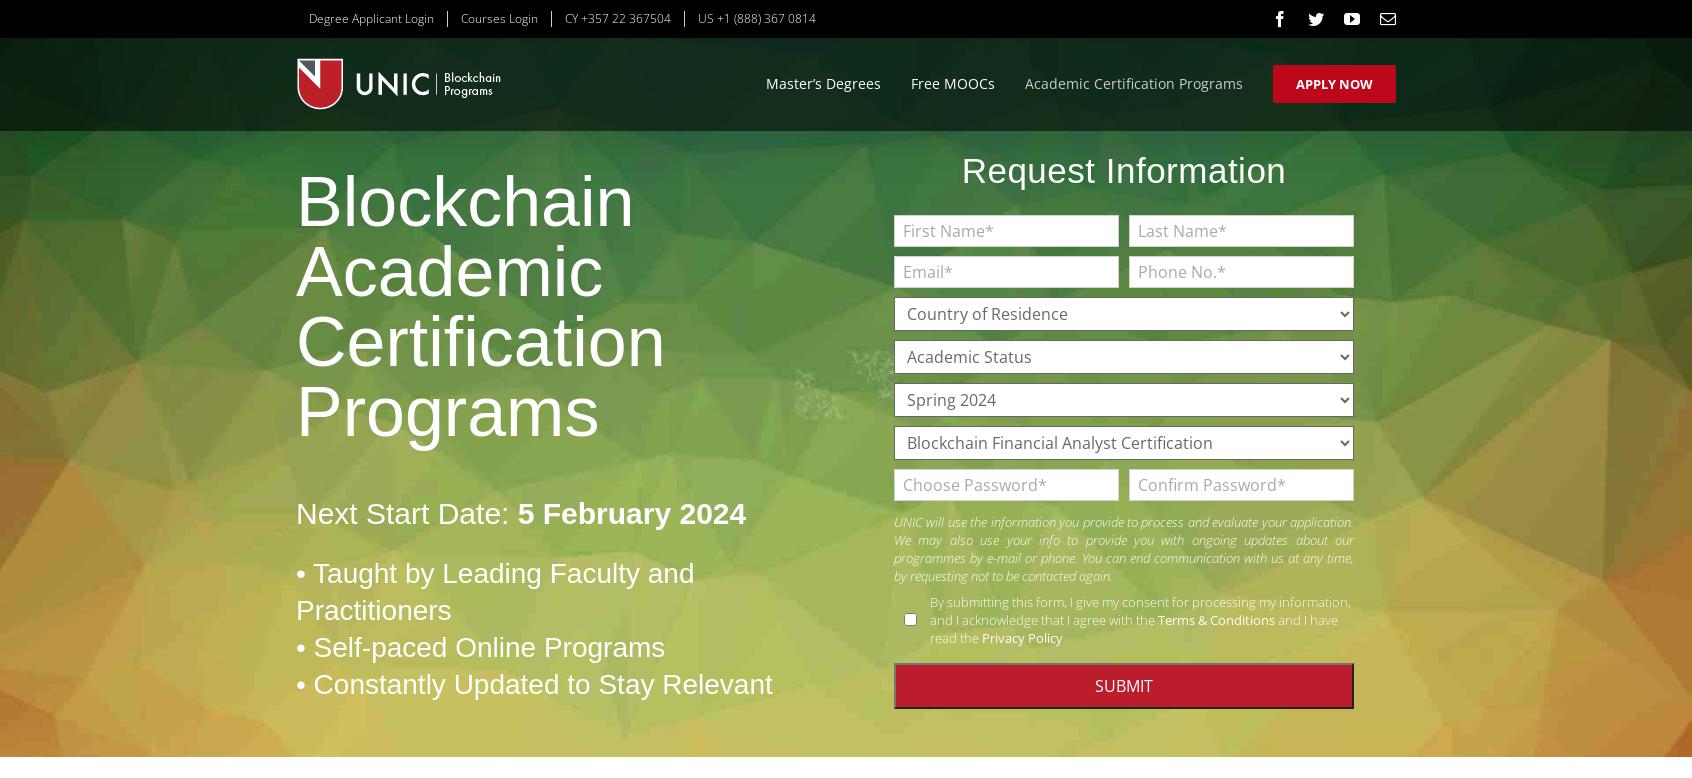 This screenshot has width=1692, height=778. I want to click on '• Constantly Updated to Stay Relevant', so click(533, 684).